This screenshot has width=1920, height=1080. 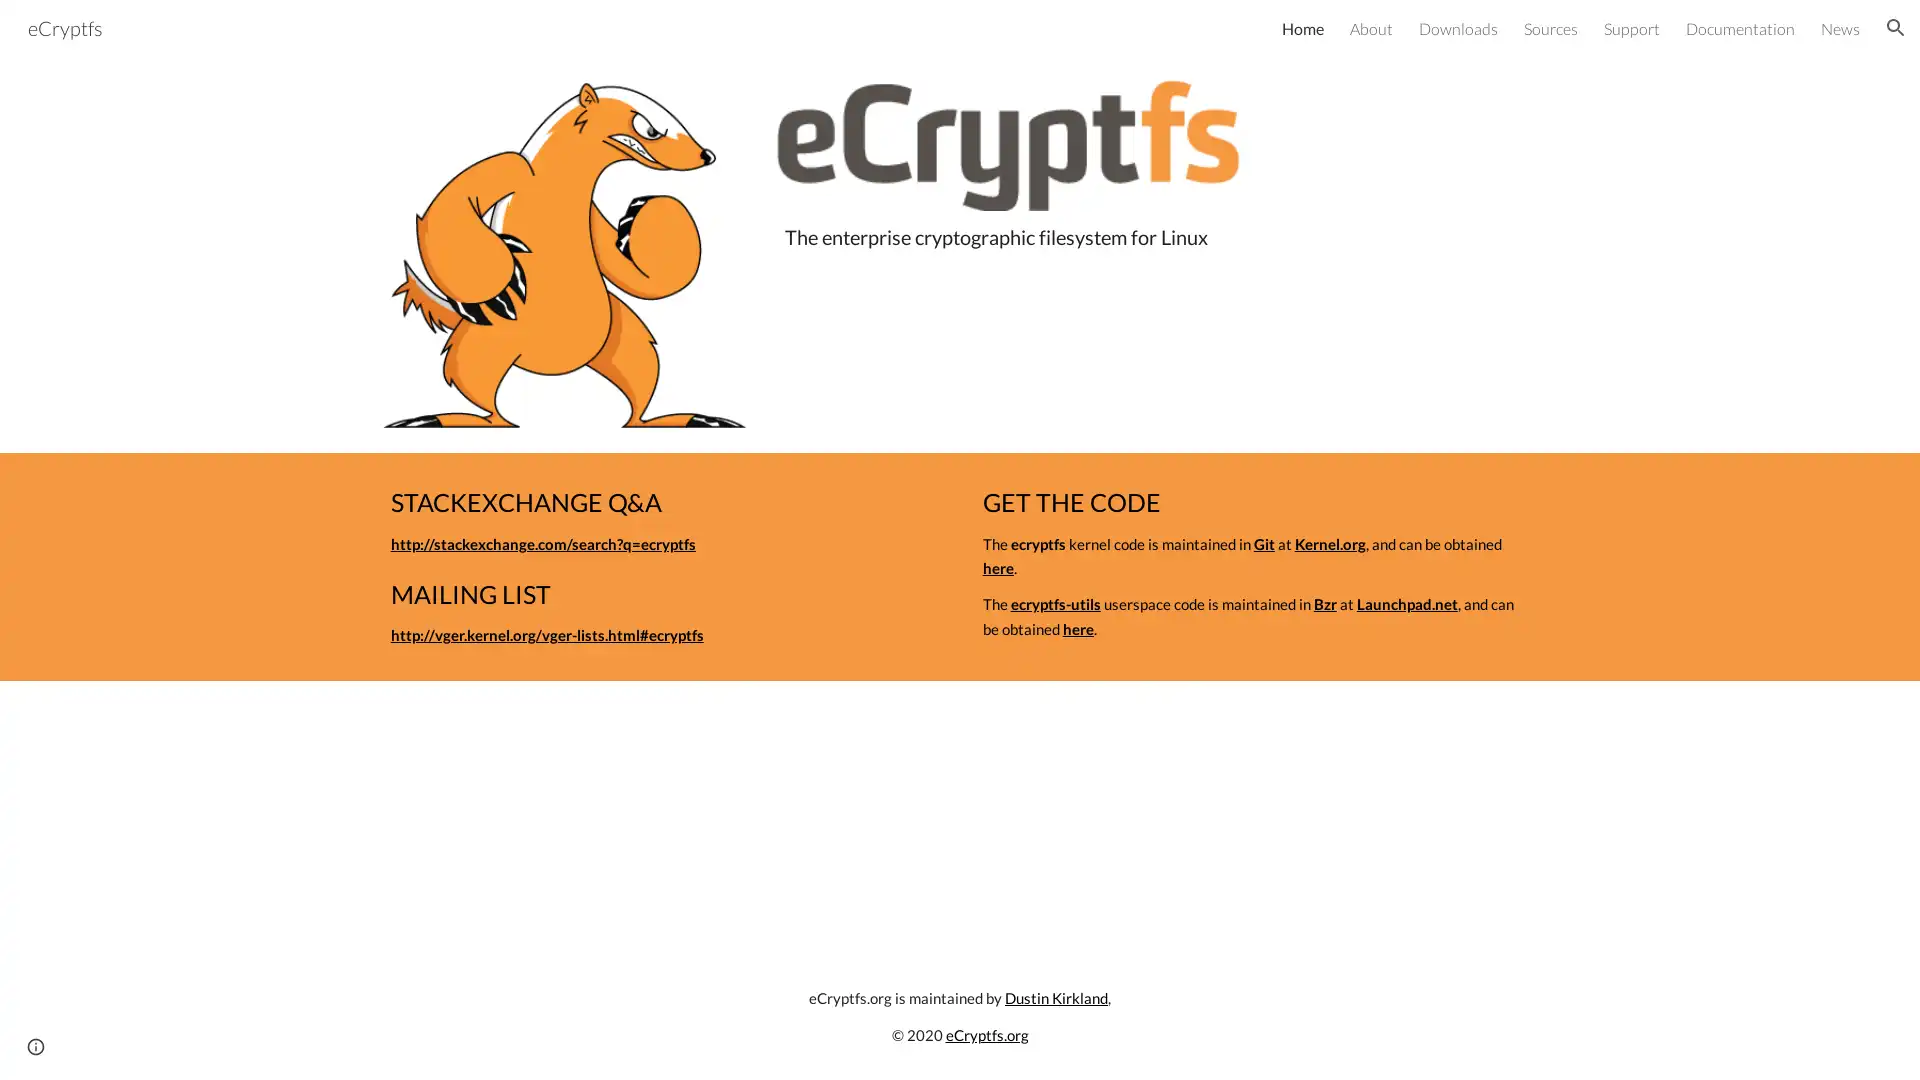 What do you see at coordinates (1182, 500) in the screenshot?
I see `Copy heading link` at bounding box center [1182, 500].